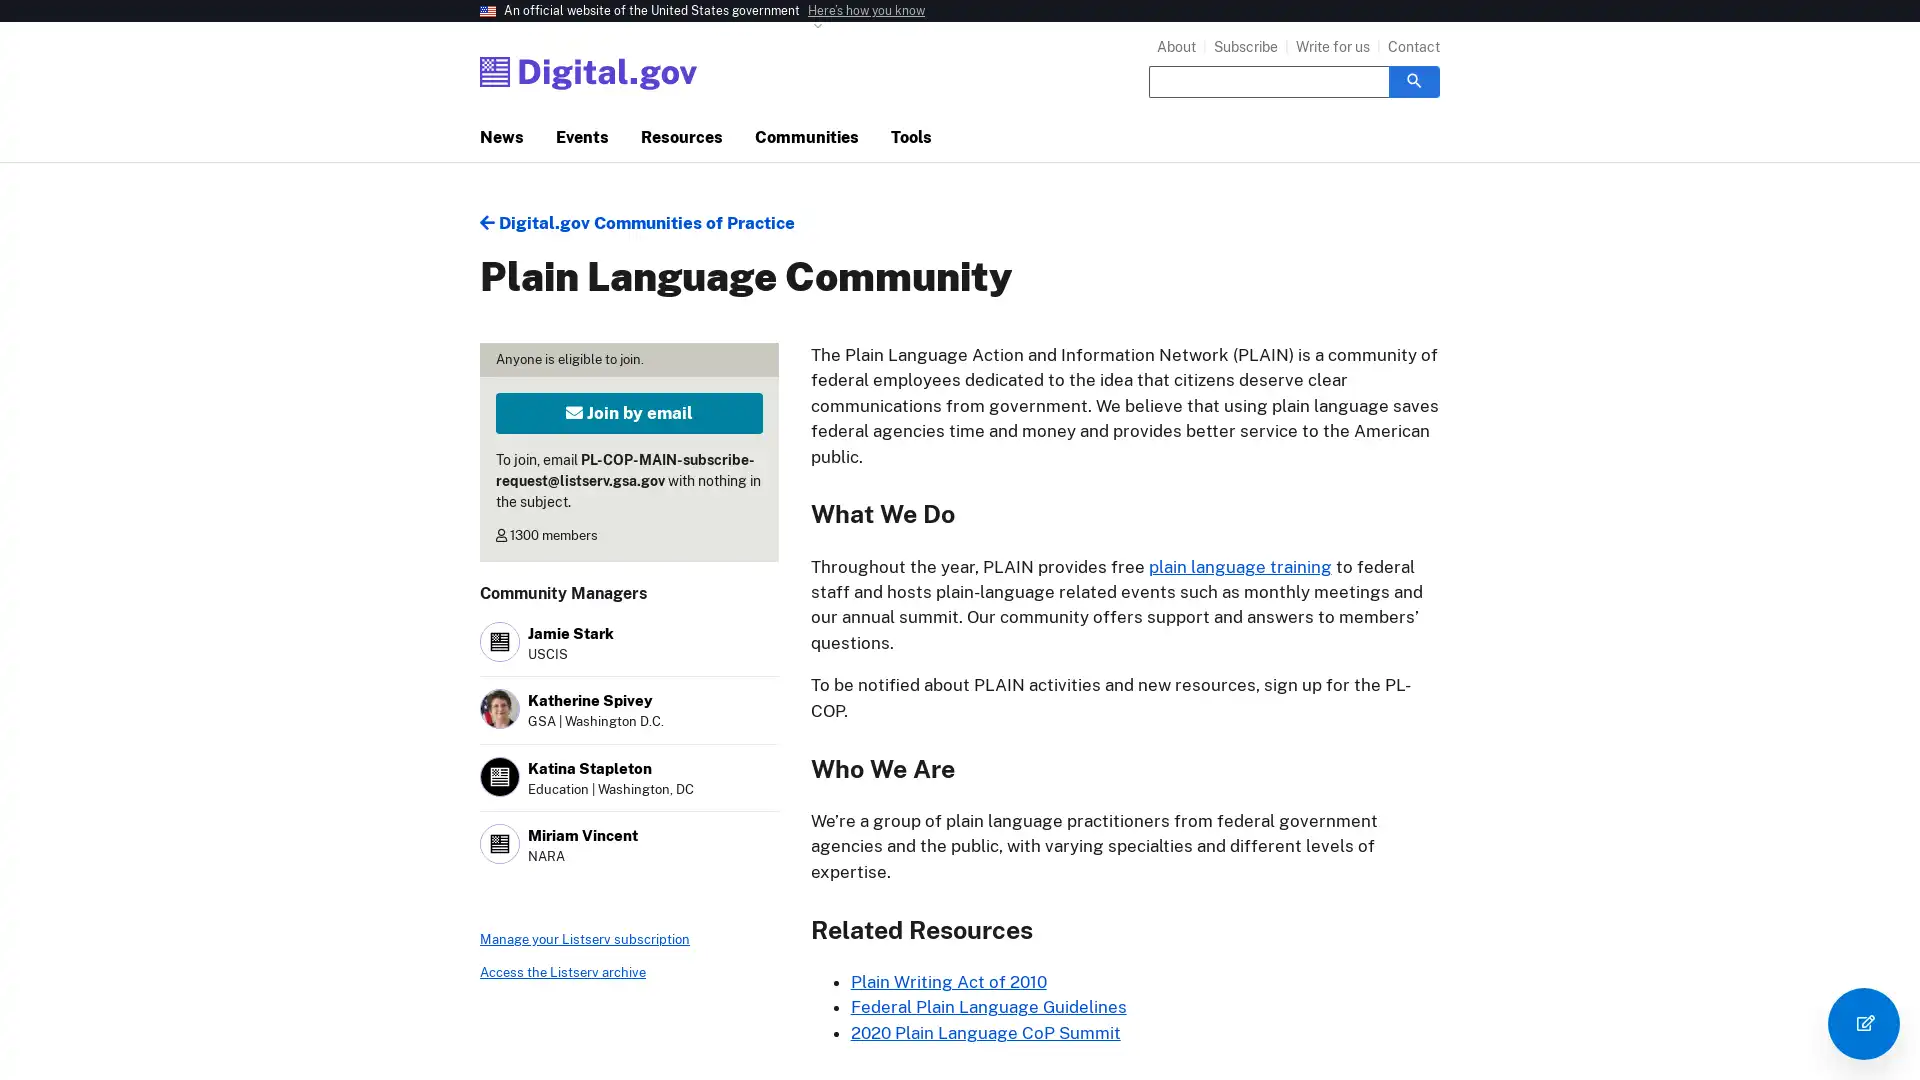  What do you see at coordinates (1413, 80) in the screenshot?
I see `Search` at bounding box center [1413, 80].